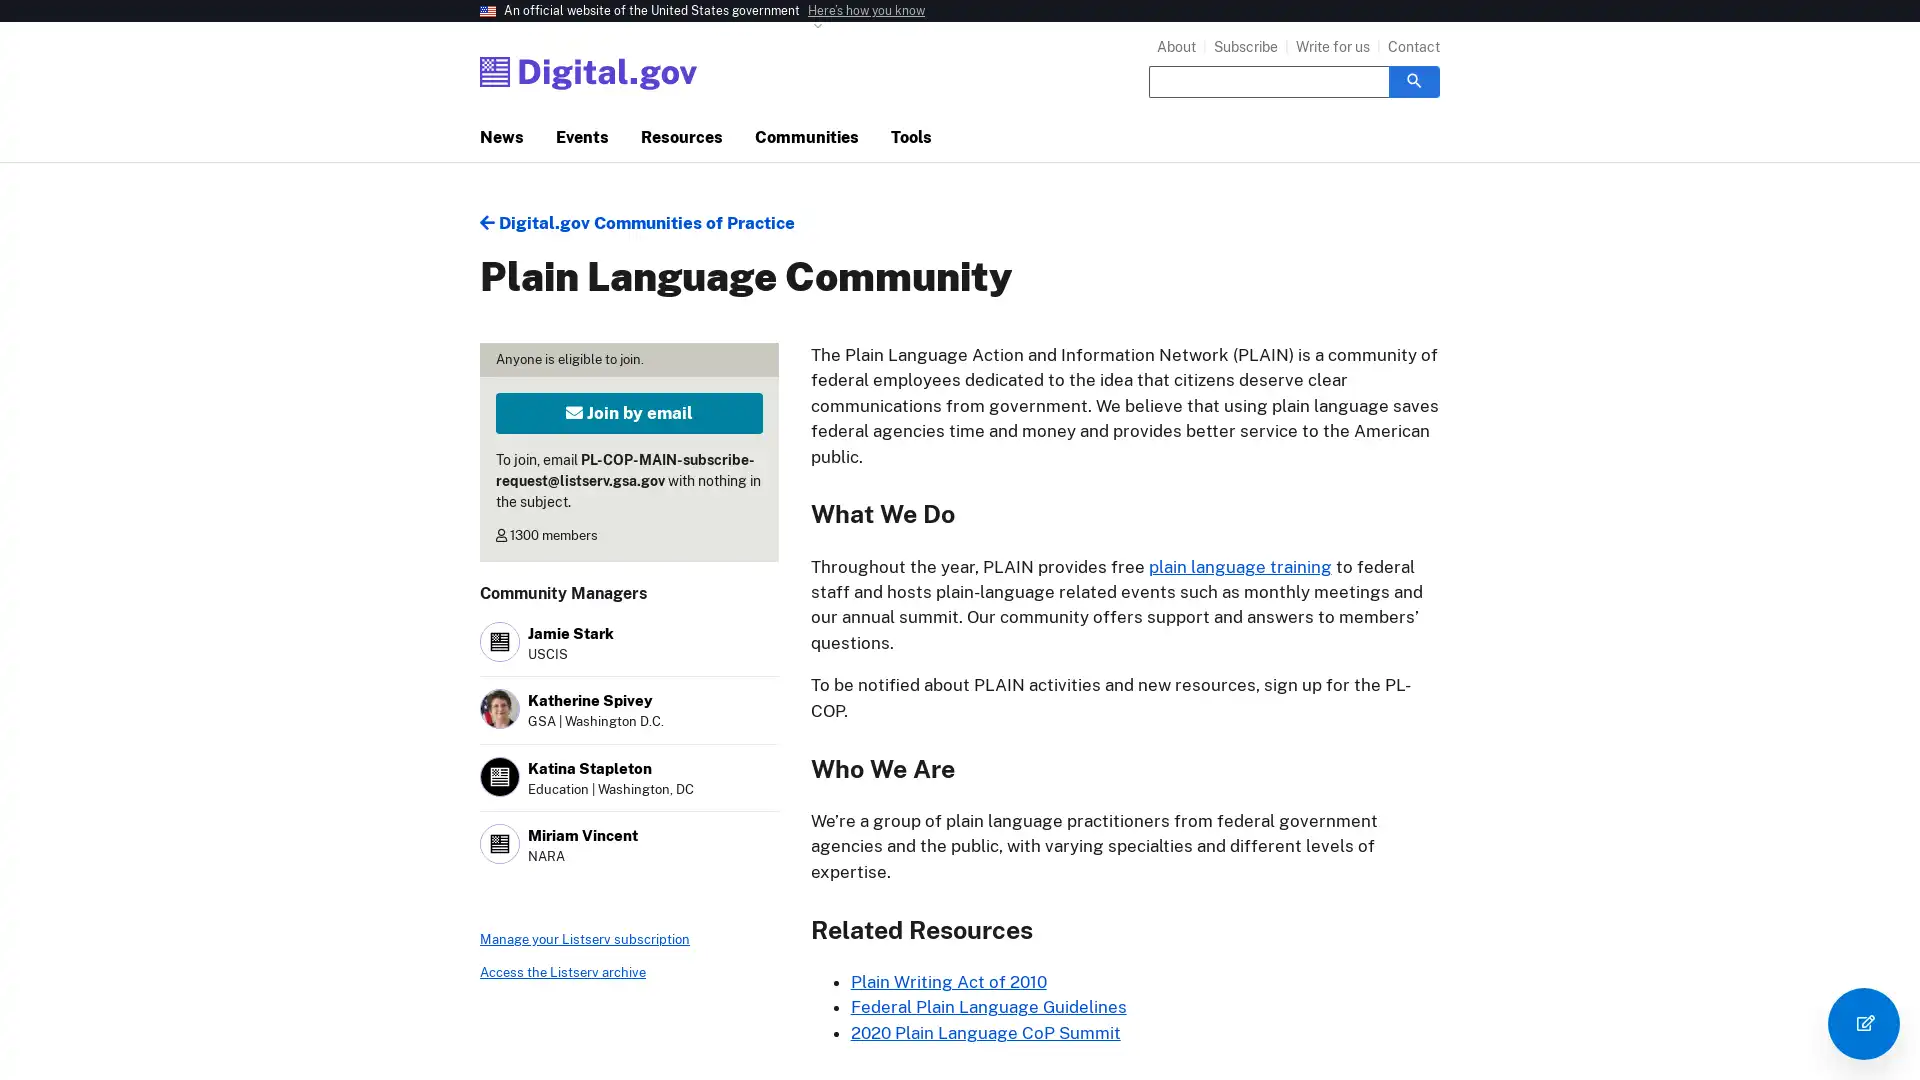  What do you see at coordinates (1413, 80) in the screenshot?
I see `Search` at bounding box center [1413, 80].